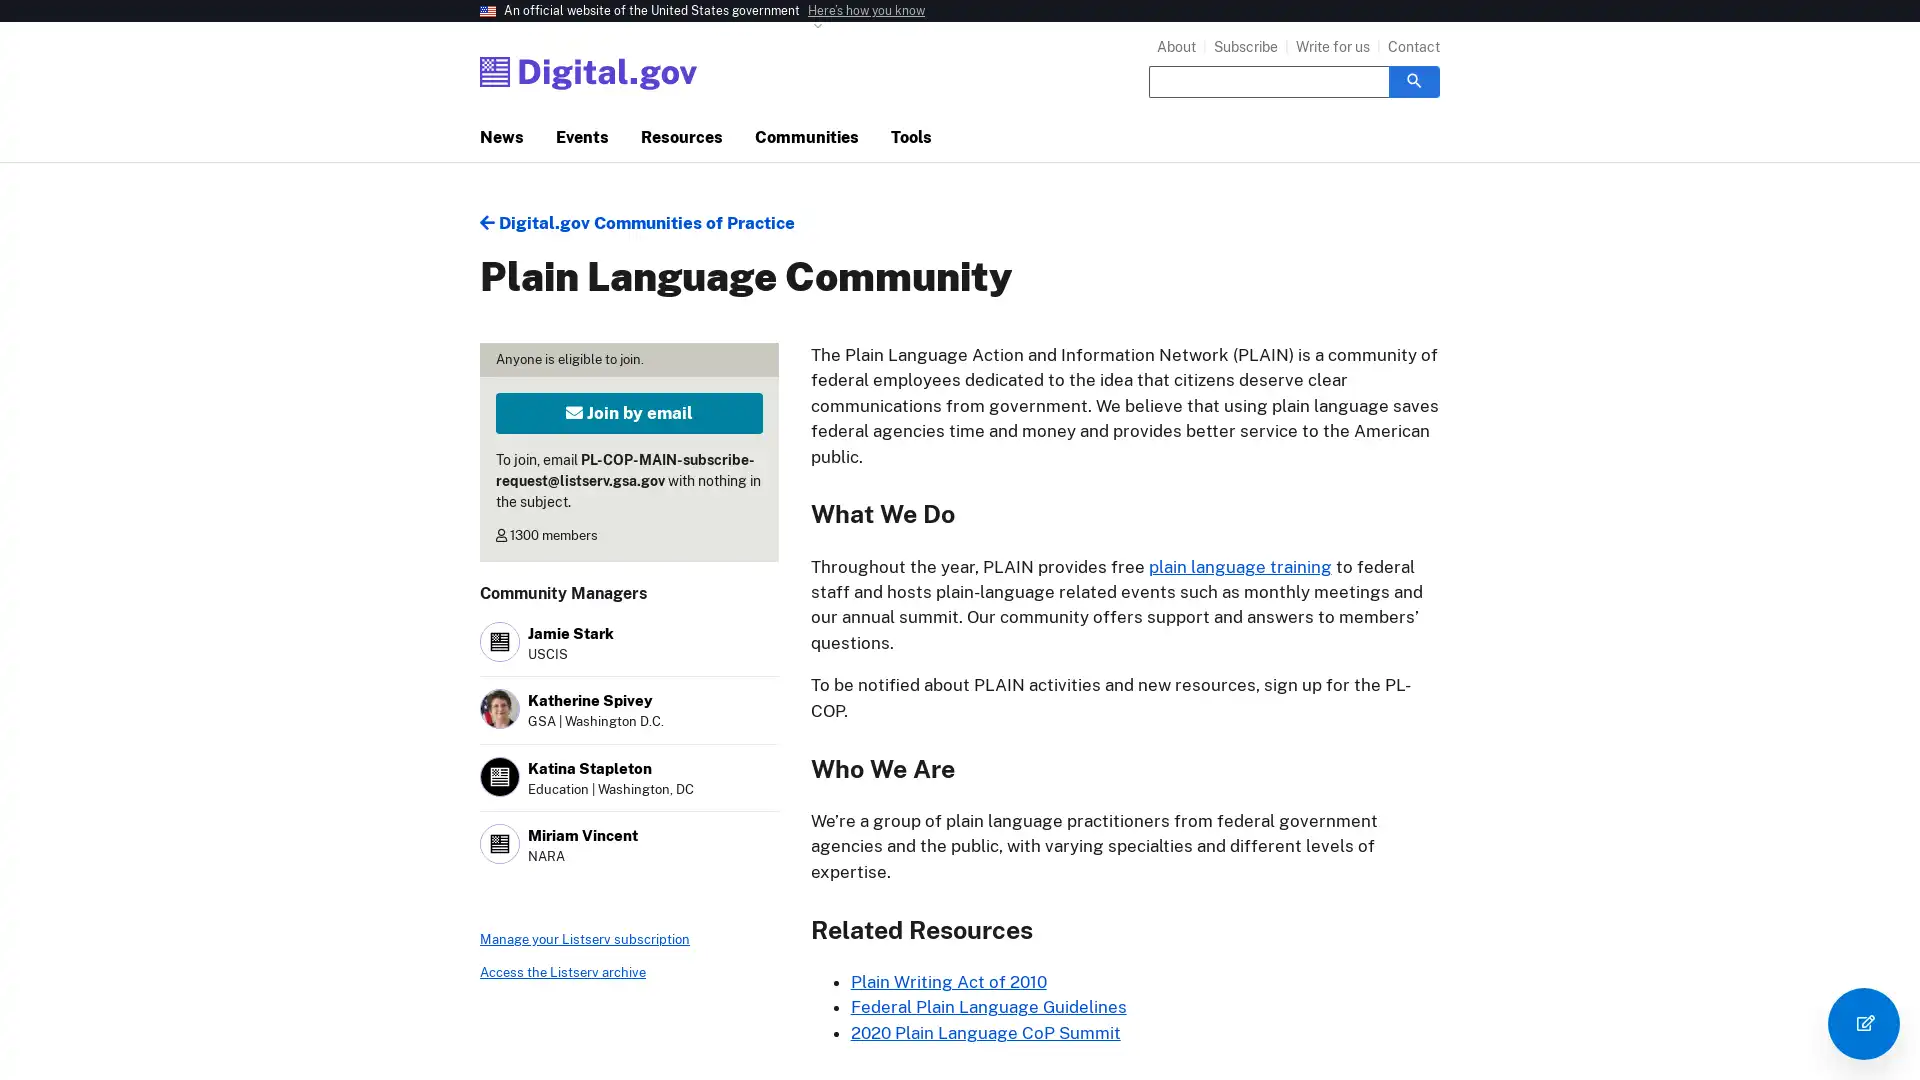  What do you see at coordinates (1413, 80) in the screenshot?
I see `Search` at bounding box center [1413, 80].